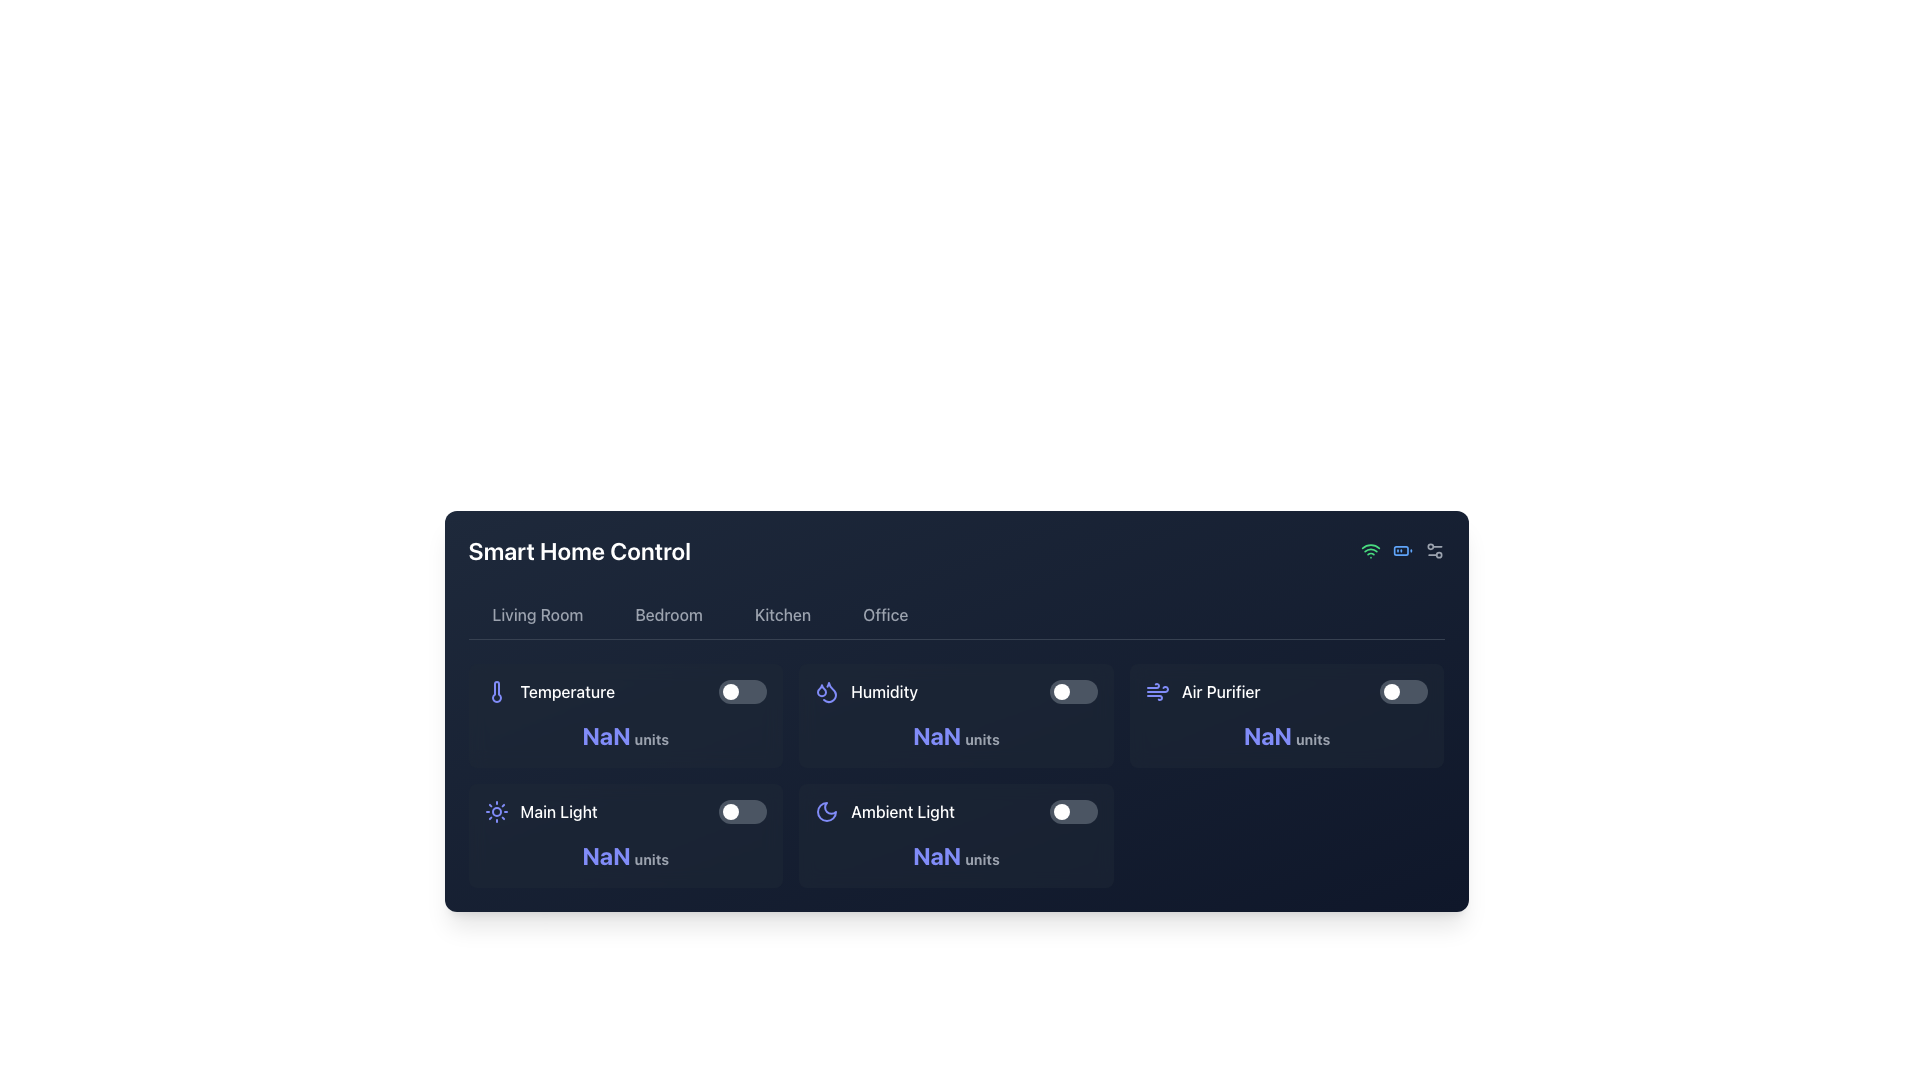  I want to click on the battery icon with a medium level, located at the top-right portion of the interface, positioned between the Wi-Fi icon and the settings gear icon, so click(1401, 551).